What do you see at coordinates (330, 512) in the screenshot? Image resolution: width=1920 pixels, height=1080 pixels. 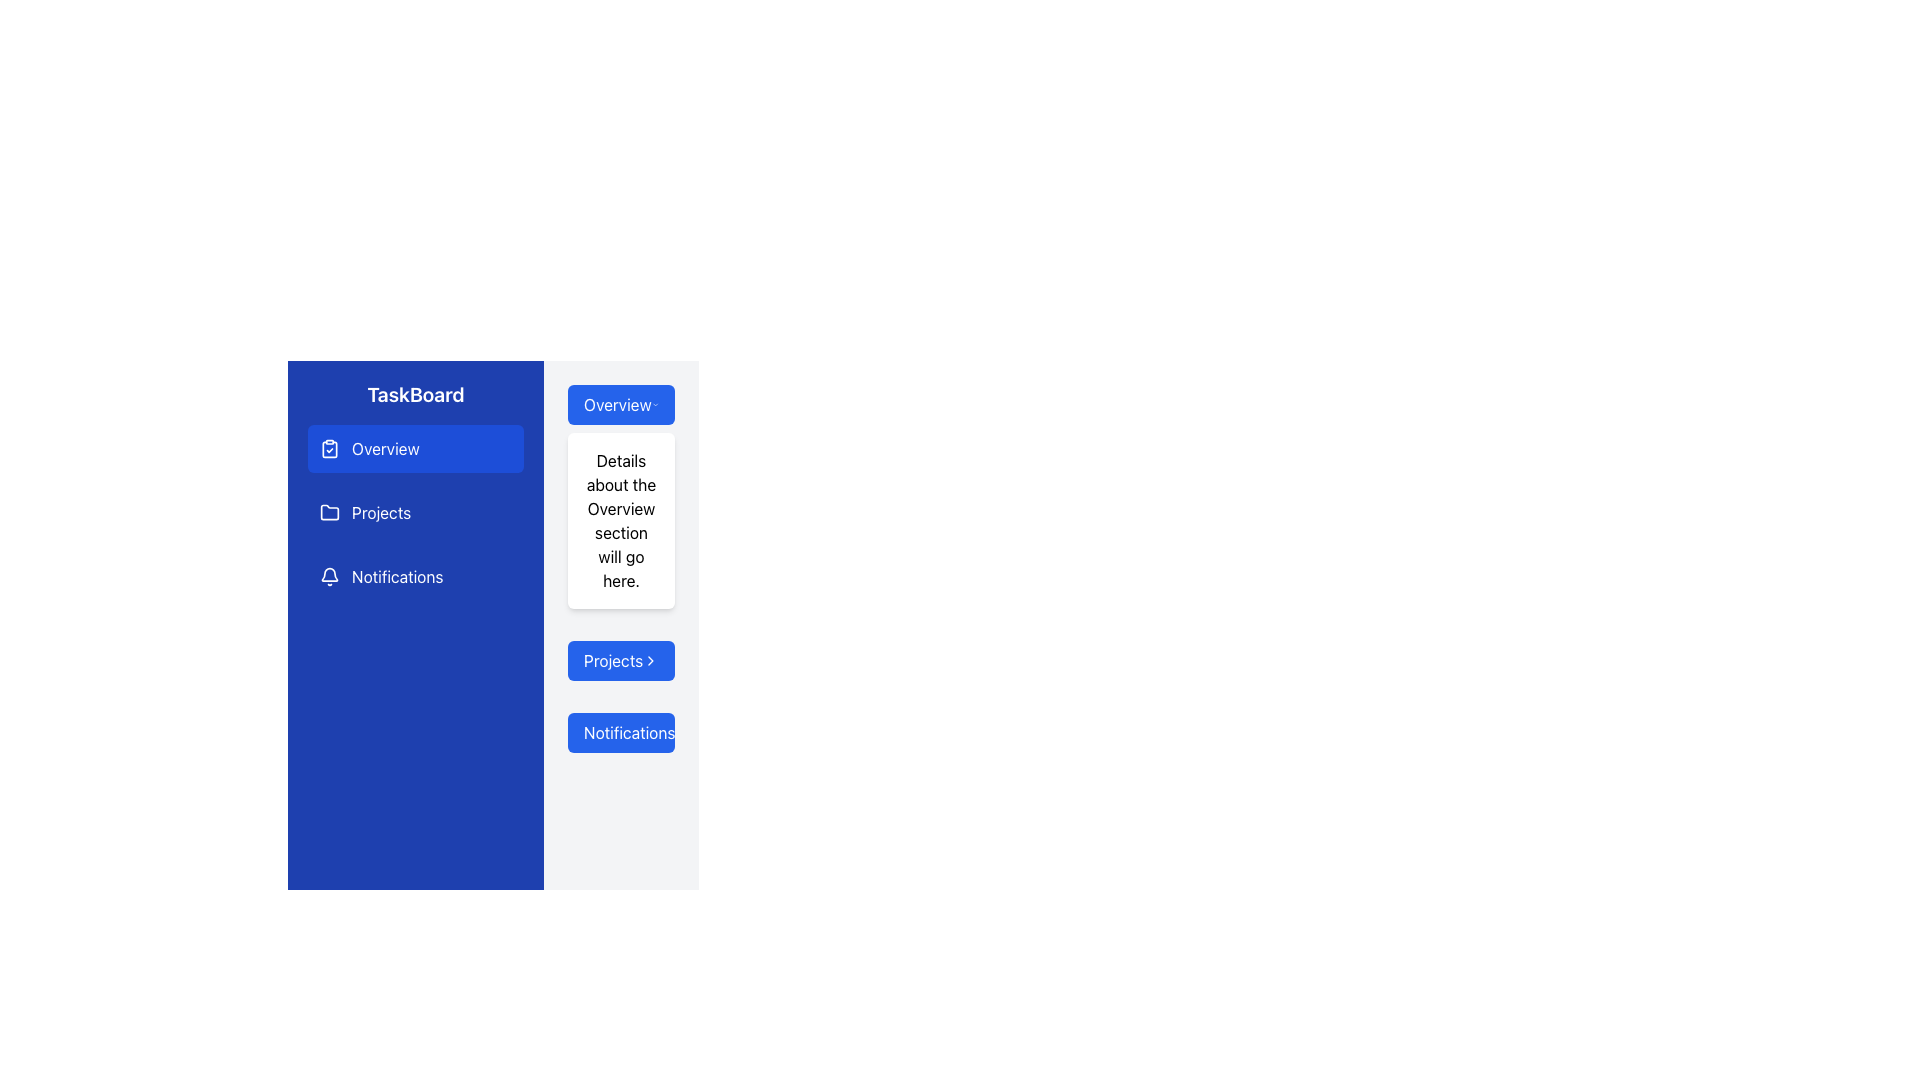 I see `the folder icon located in the left sidebar next to the 'Projects' label` at bounding box center [330, 512].